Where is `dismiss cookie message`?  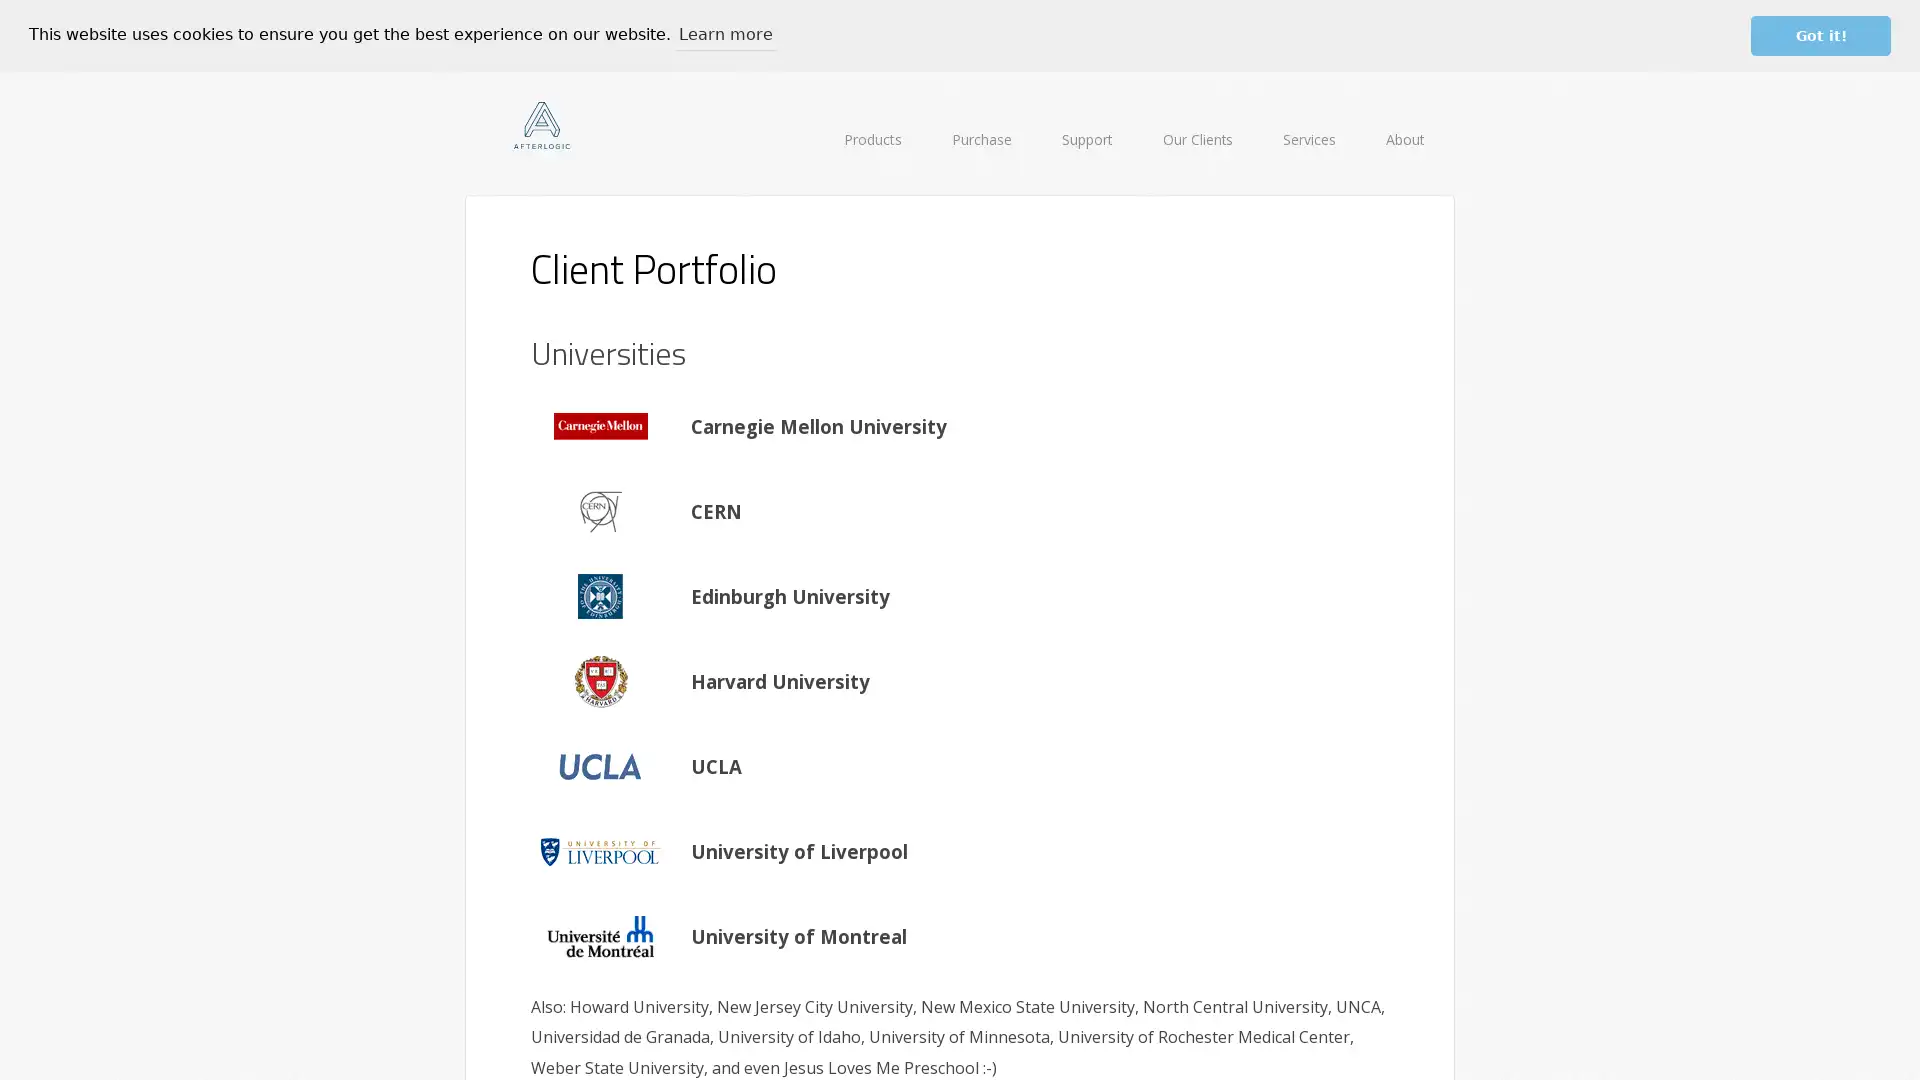
dismiss cookie message is located at coordinates (1820, 35).